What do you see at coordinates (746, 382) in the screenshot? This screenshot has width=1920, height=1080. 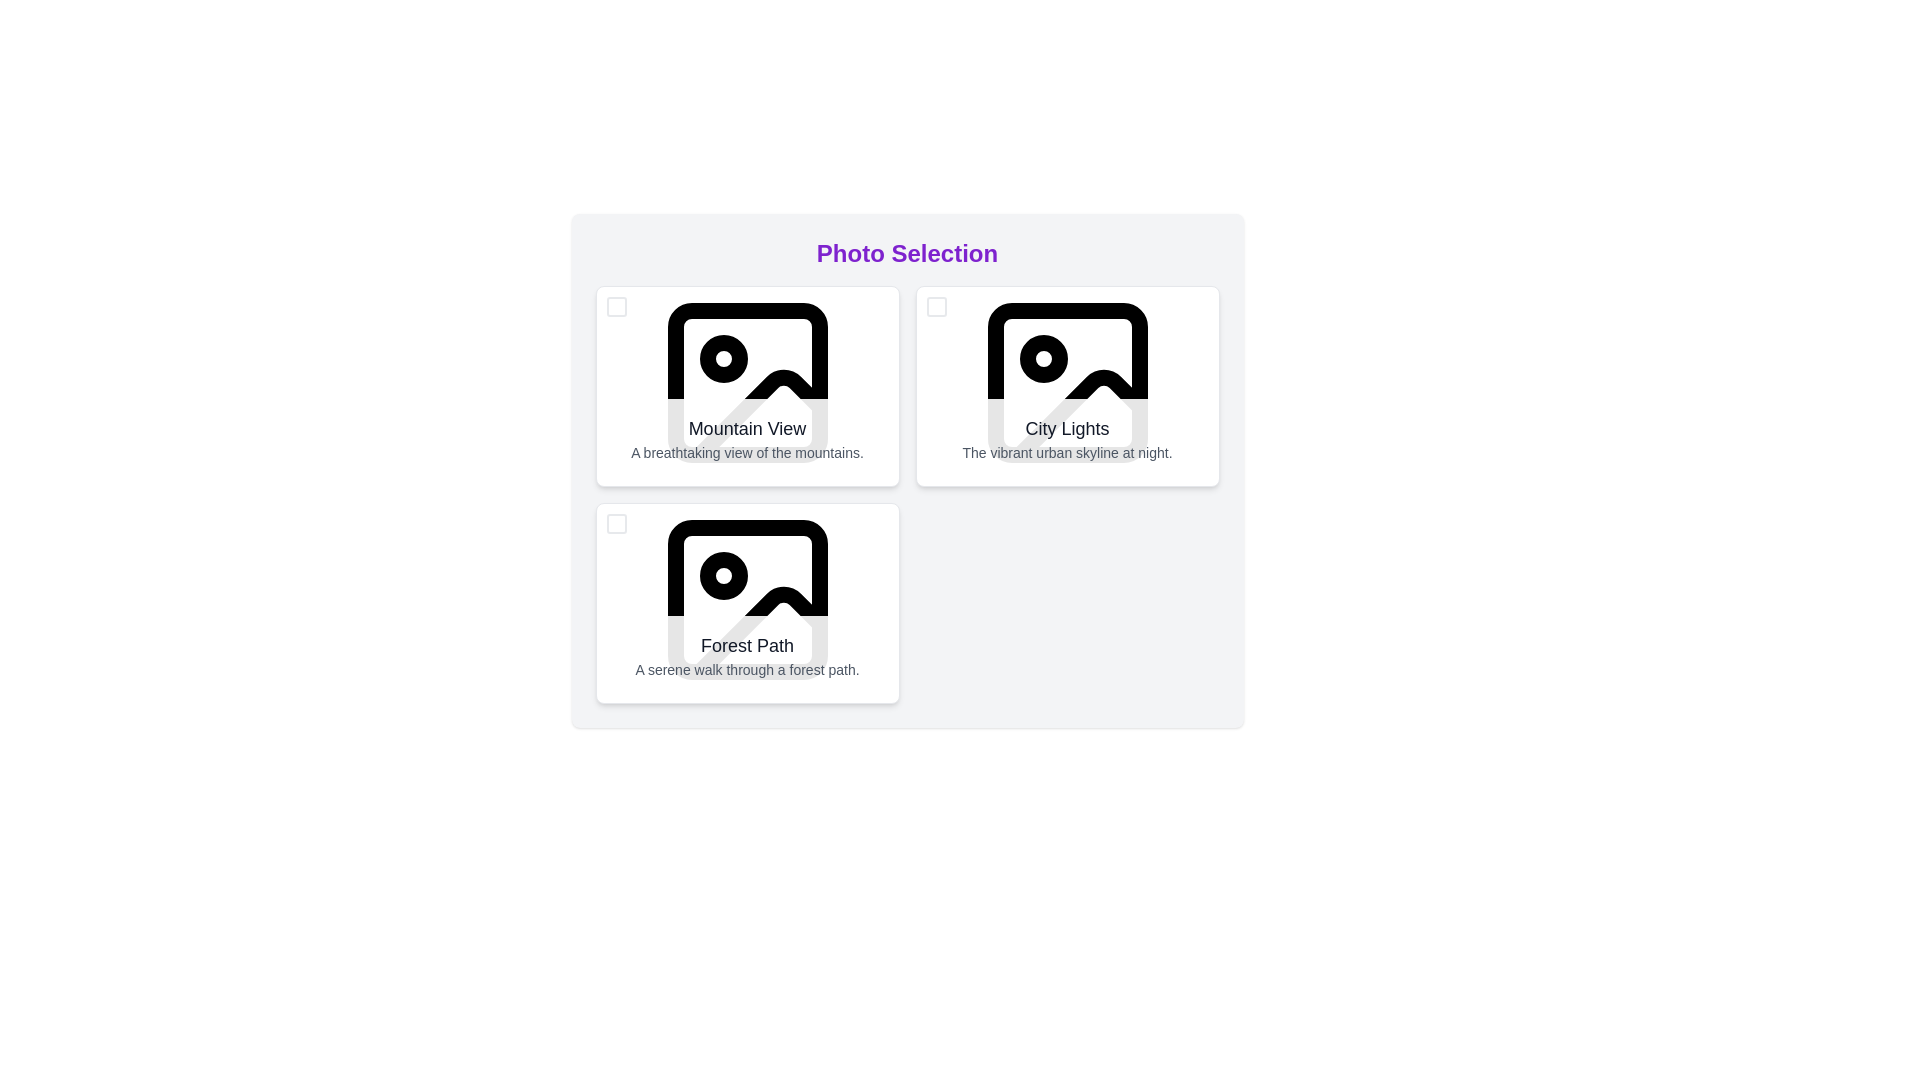 I see `the rounded rectangle decorative element located within the 'Mountain View' image card` at bounding box center [746, 382].